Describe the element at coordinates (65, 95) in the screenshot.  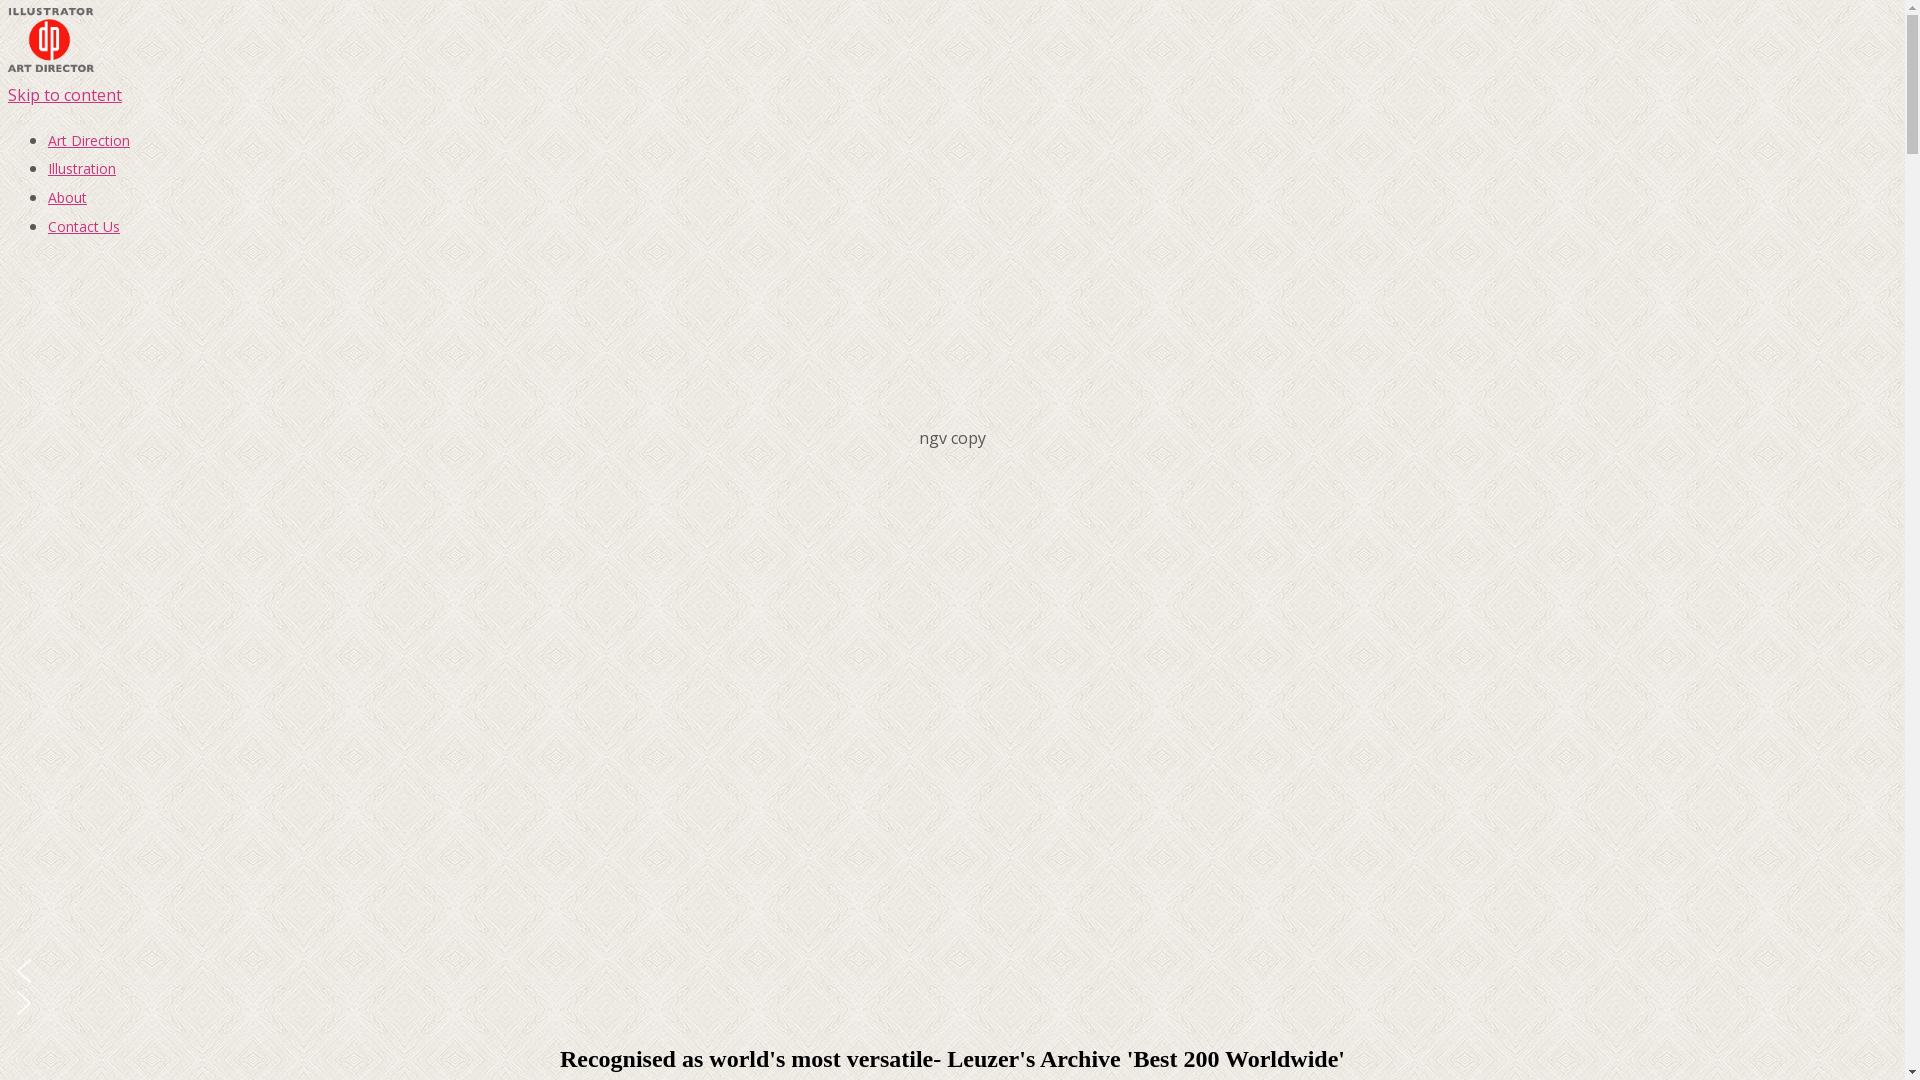
I see `'Skip to content'` at that location.